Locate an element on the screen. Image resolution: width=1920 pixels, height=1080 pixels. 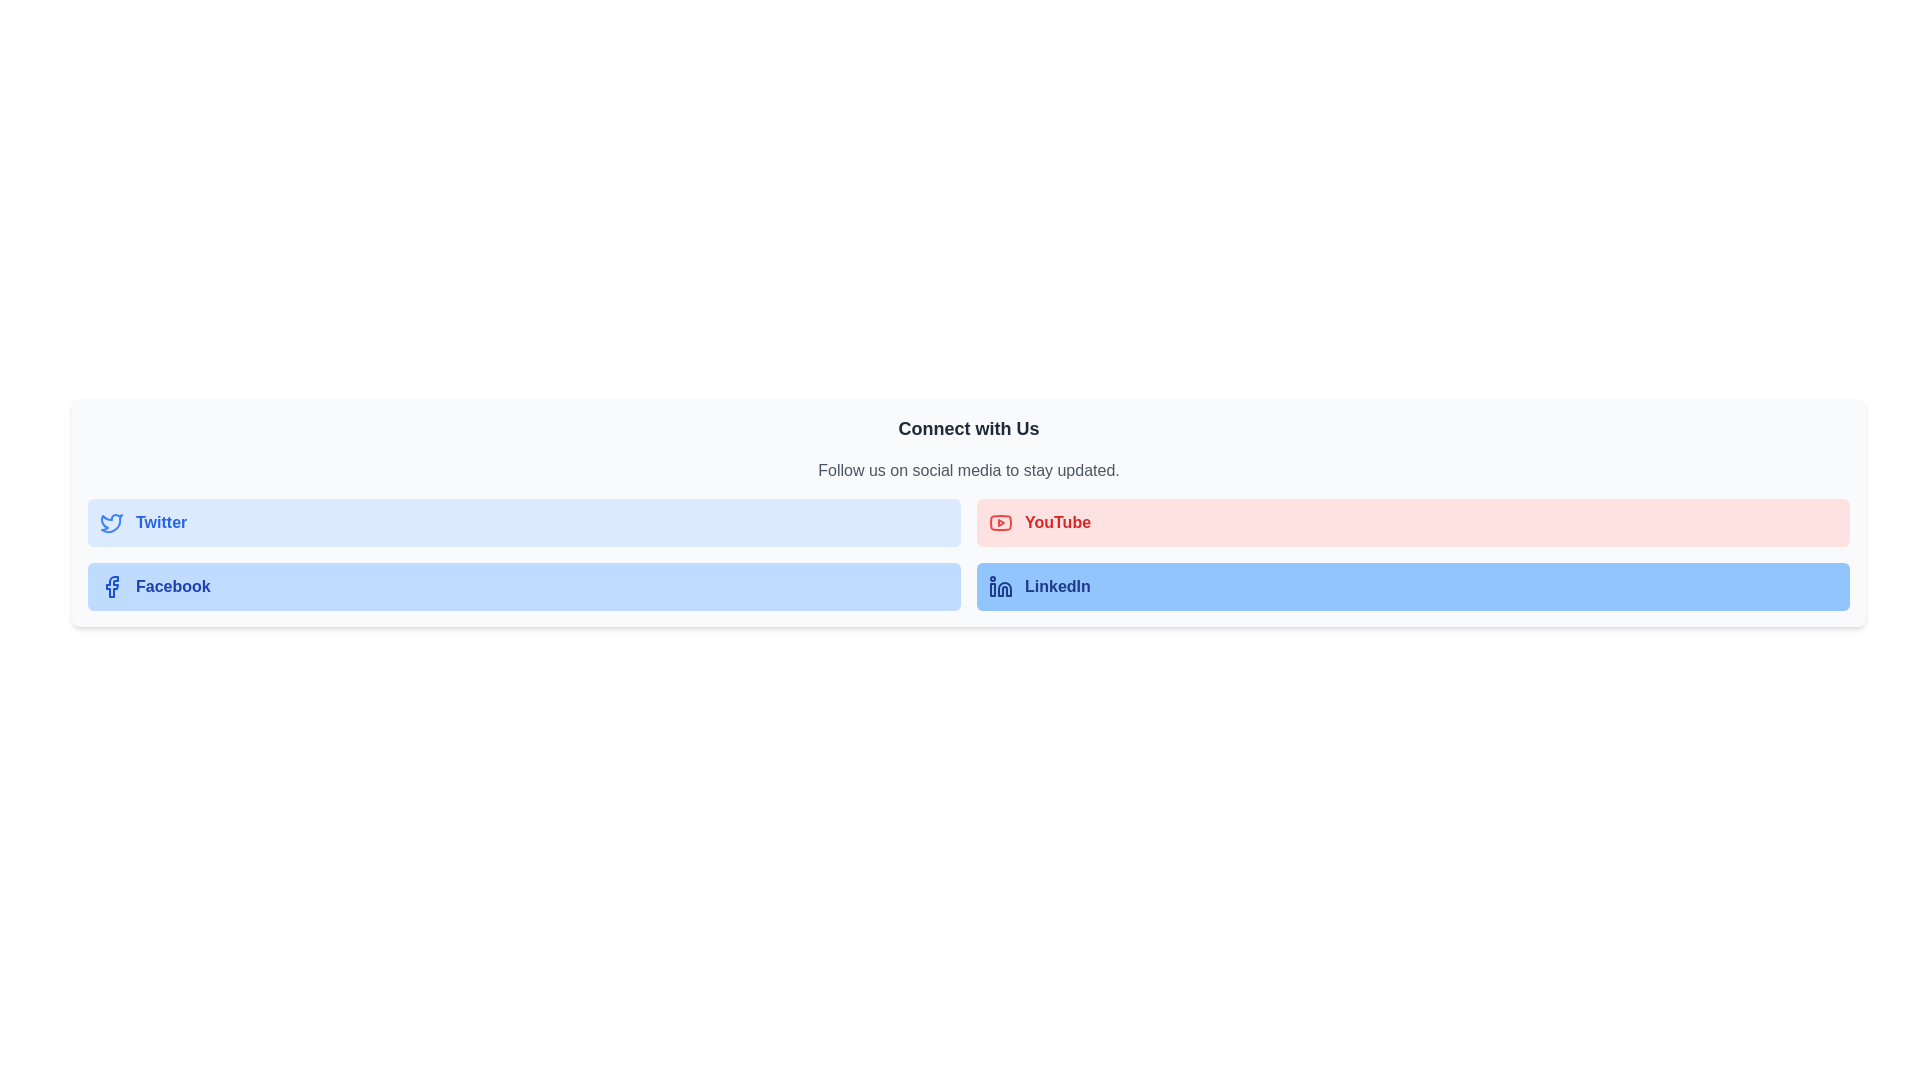
the stylized curve of the LinkedIn icon located in the bottom-right corner of the 'LinkedIn' row is located at coordinates (1004, 588).